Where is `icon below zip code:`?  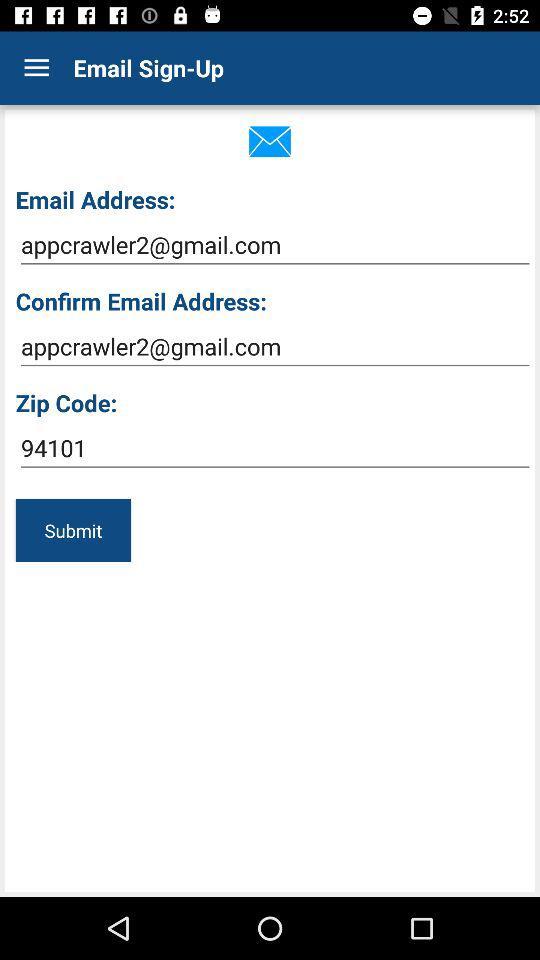
icon below zip code: is located at coordinates (274, 448).